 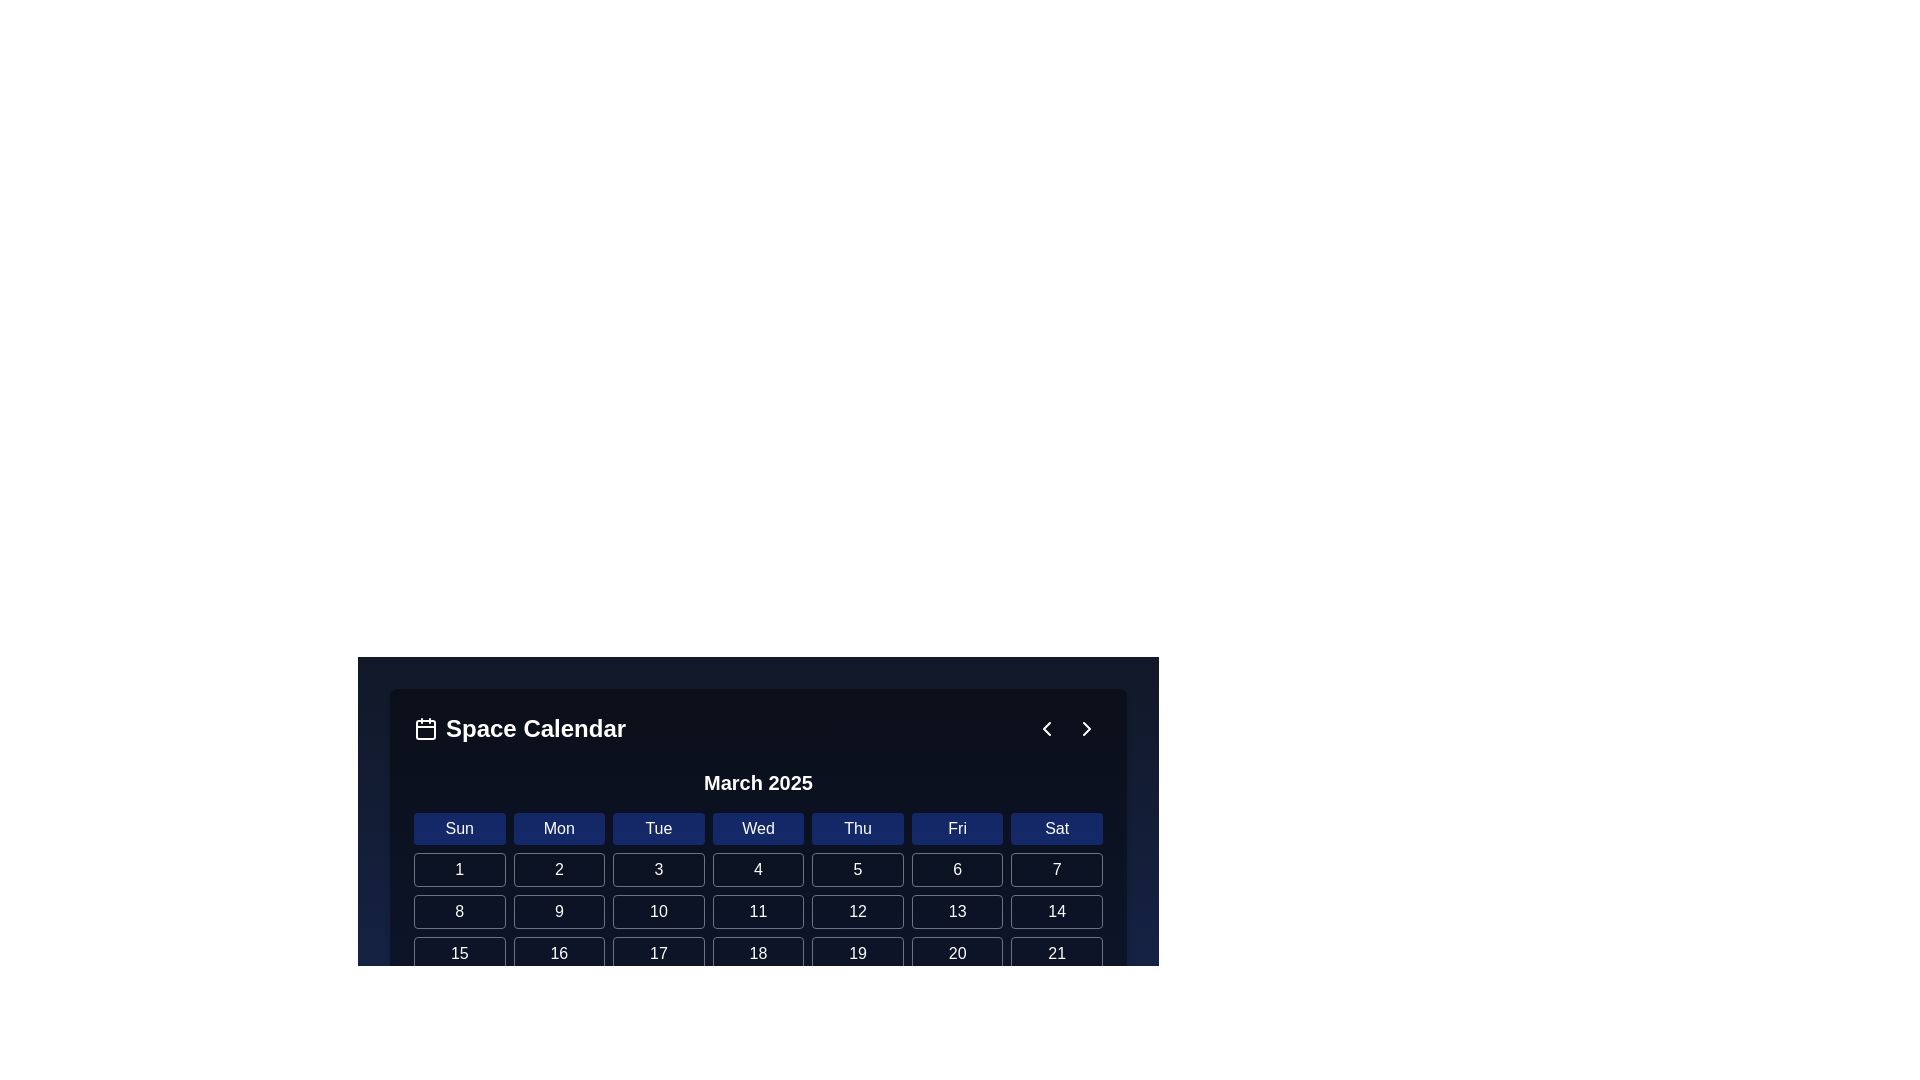 I want to click on the appearance of the calendar icon, which is positioned to the immediate left of the text 'Space Calendar' in the header area, so click(x=425, y=729).